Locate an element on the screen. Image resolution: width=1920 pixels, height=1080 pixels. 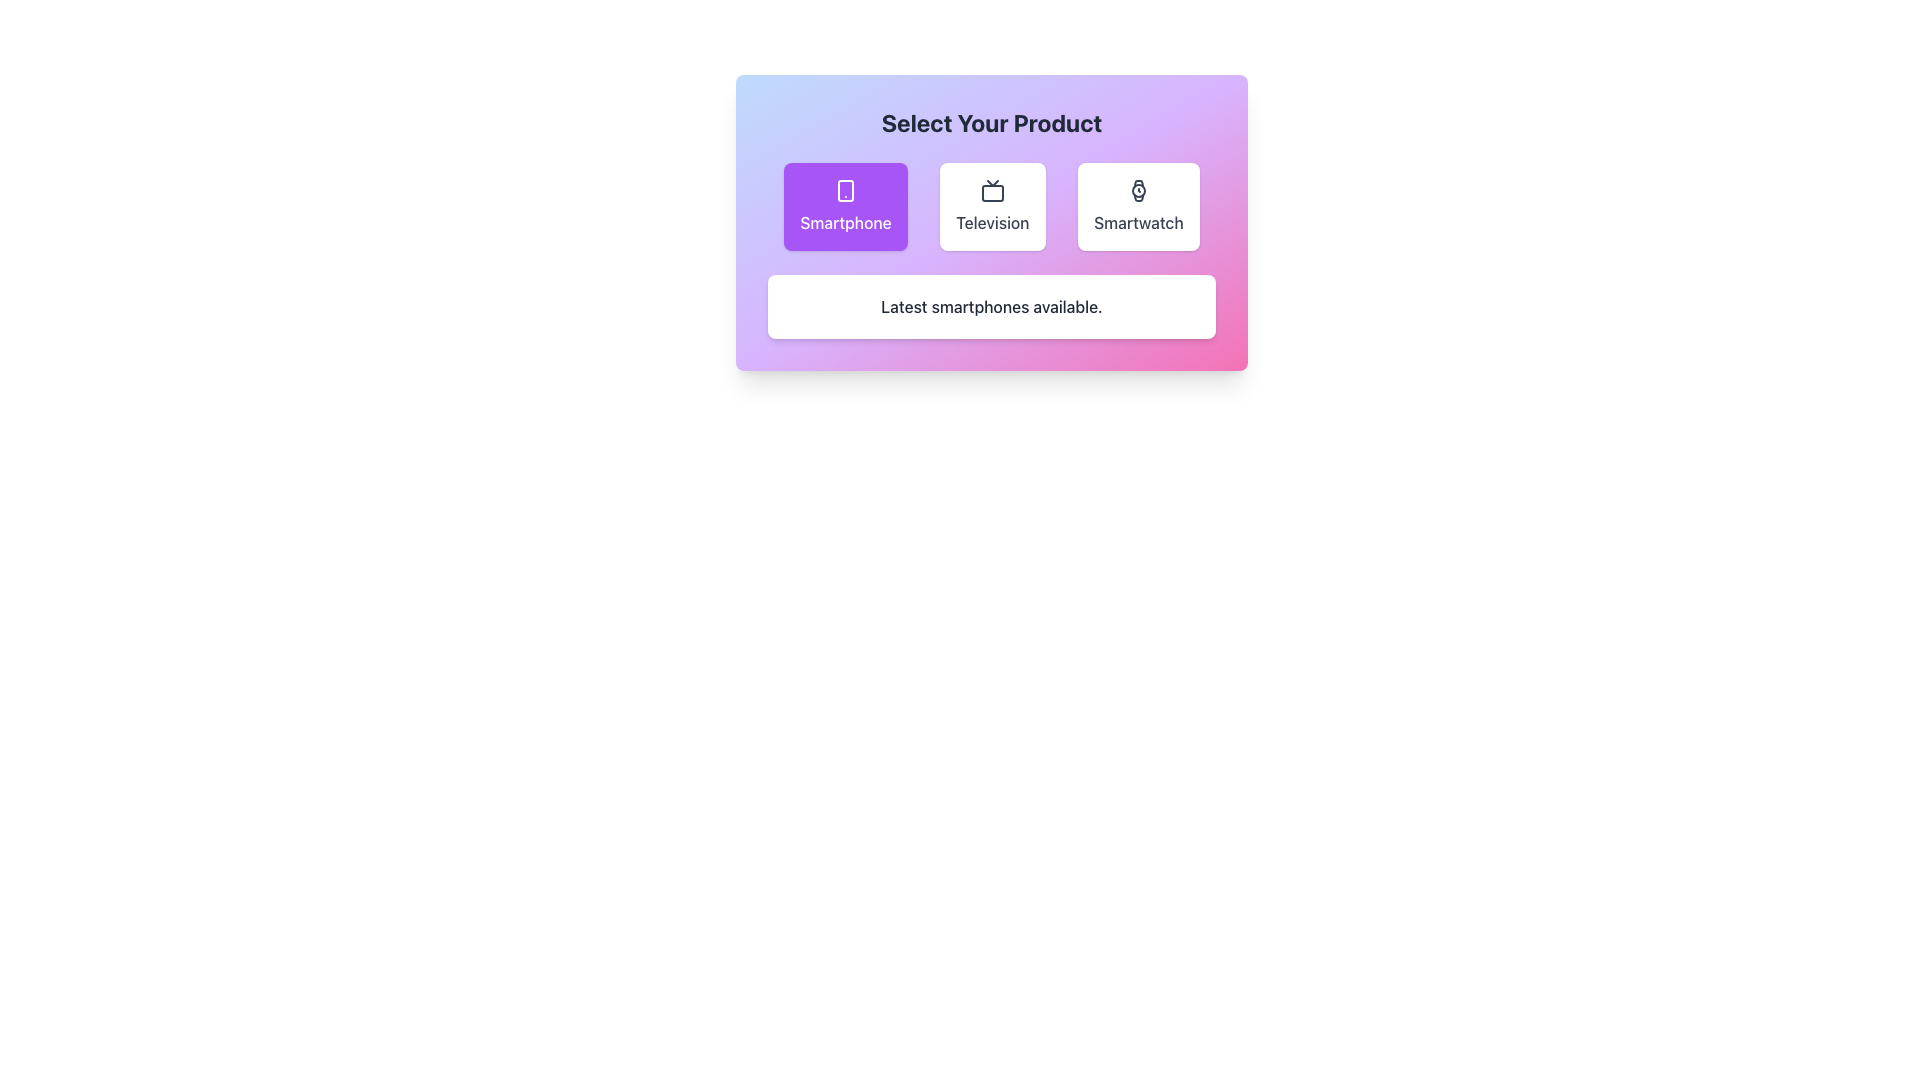
the television icon card, which features a minimalistic black television set icon centered above the text 'Television'. This card is the second in a row of three horizontally aligned cards is located at coordinates (992, 191).